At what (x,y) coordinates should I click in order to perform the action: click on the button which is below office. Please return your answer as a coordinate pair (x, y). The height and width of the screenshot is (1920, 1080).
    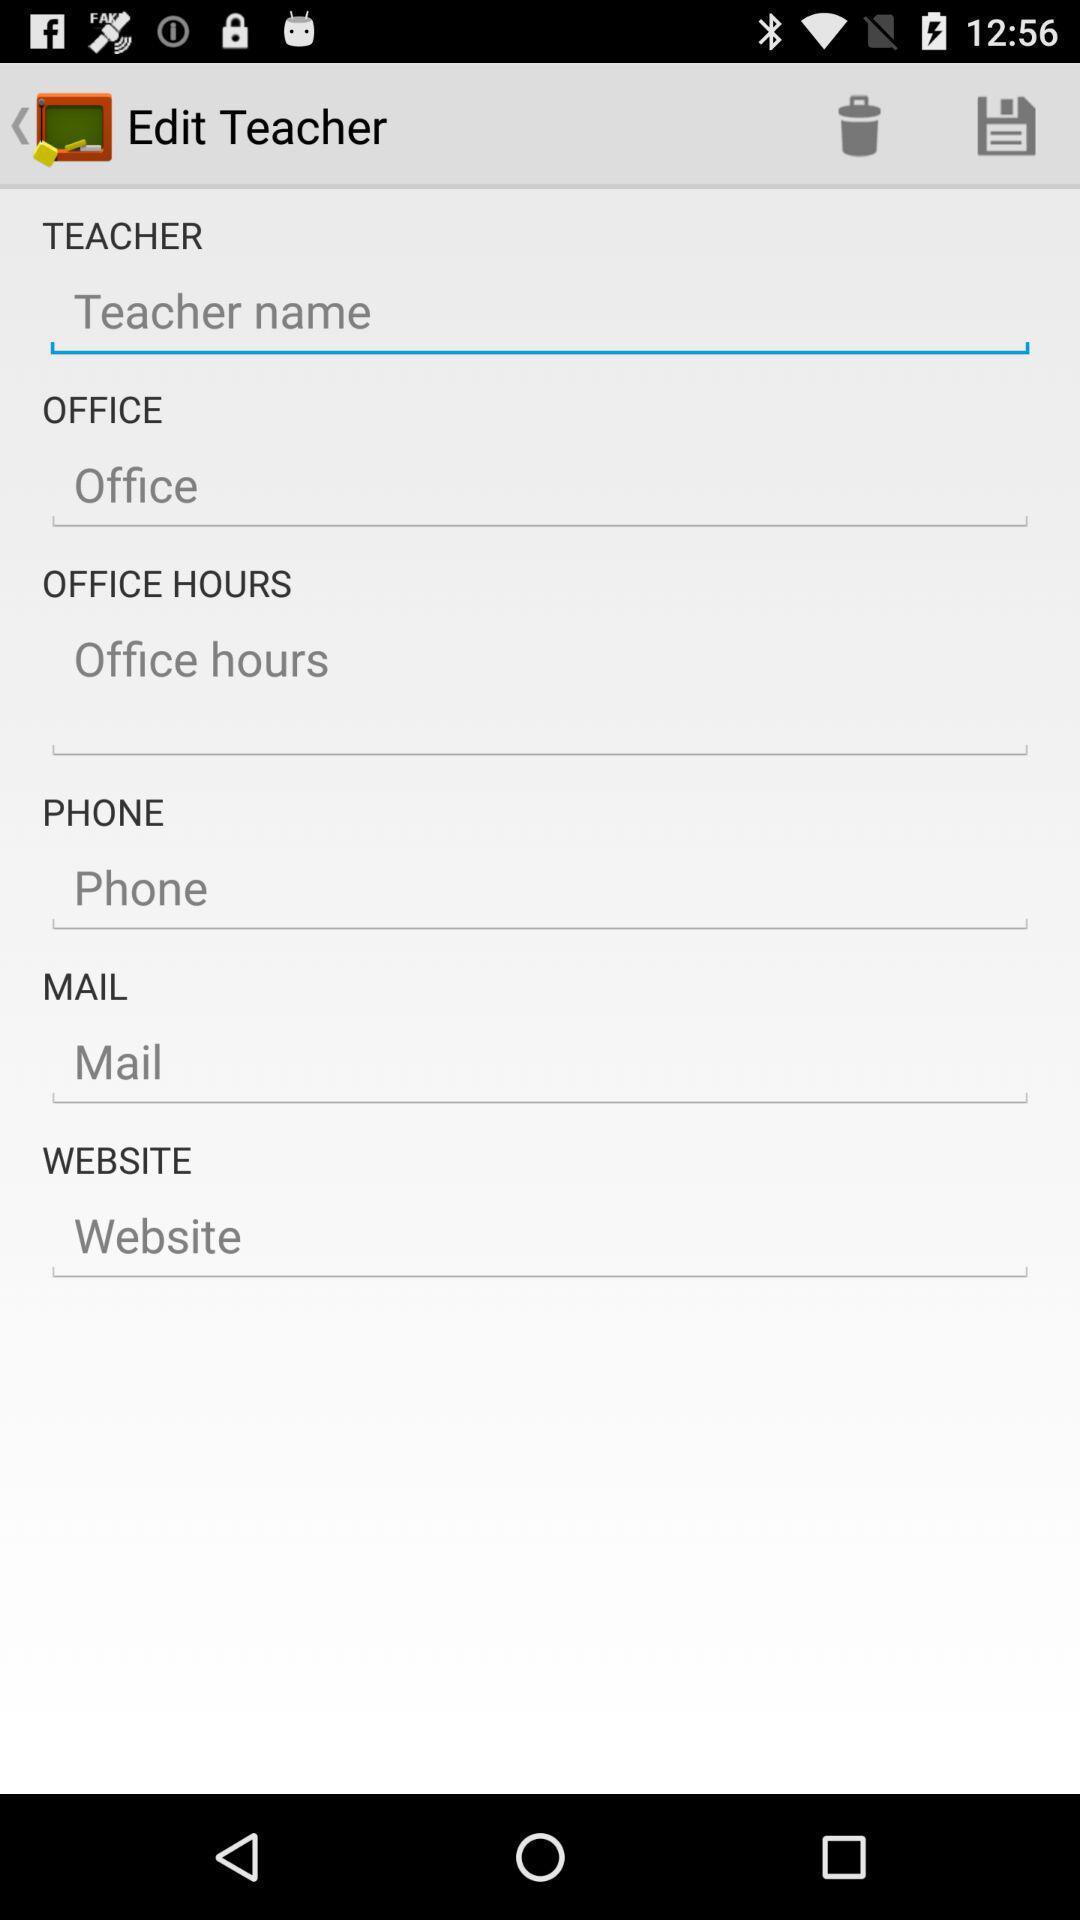
    Looking at the image, I should click on (540, 485).